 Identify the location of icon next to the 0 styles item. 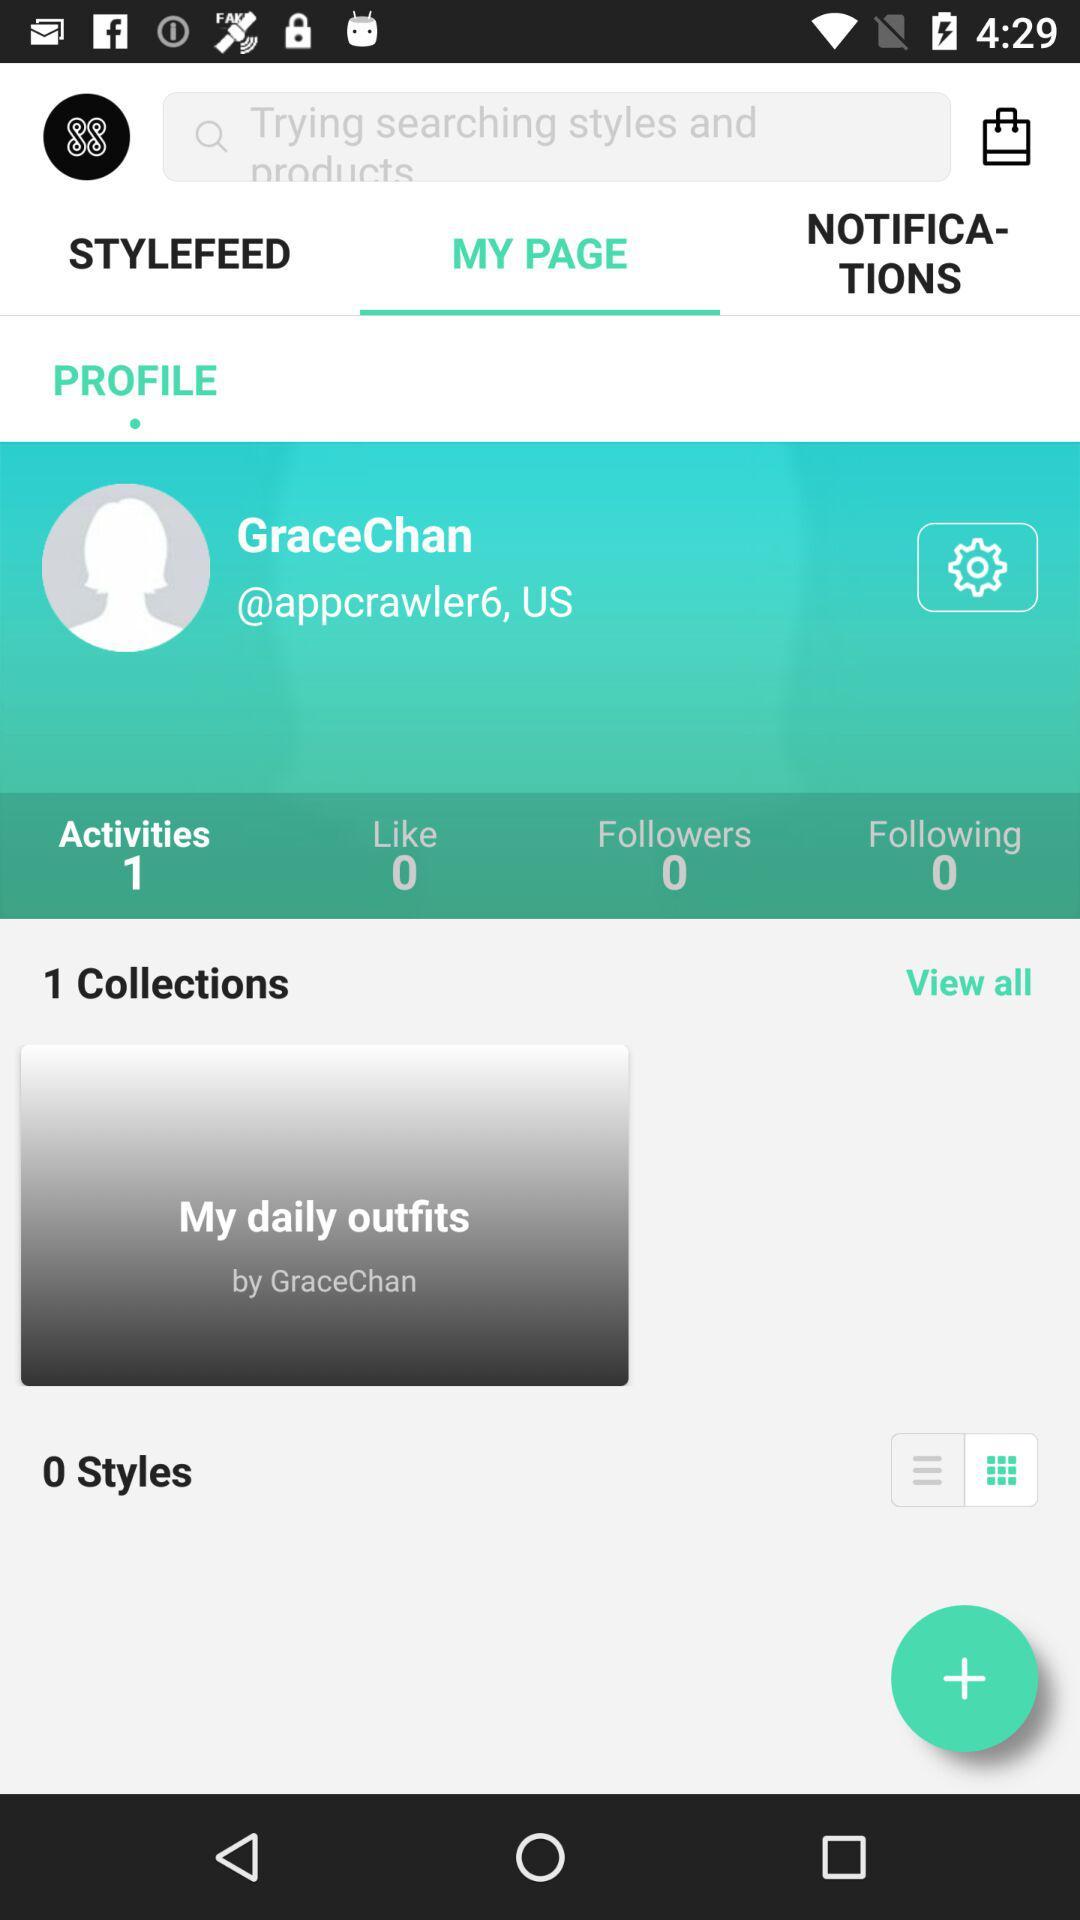
(927, 1469).